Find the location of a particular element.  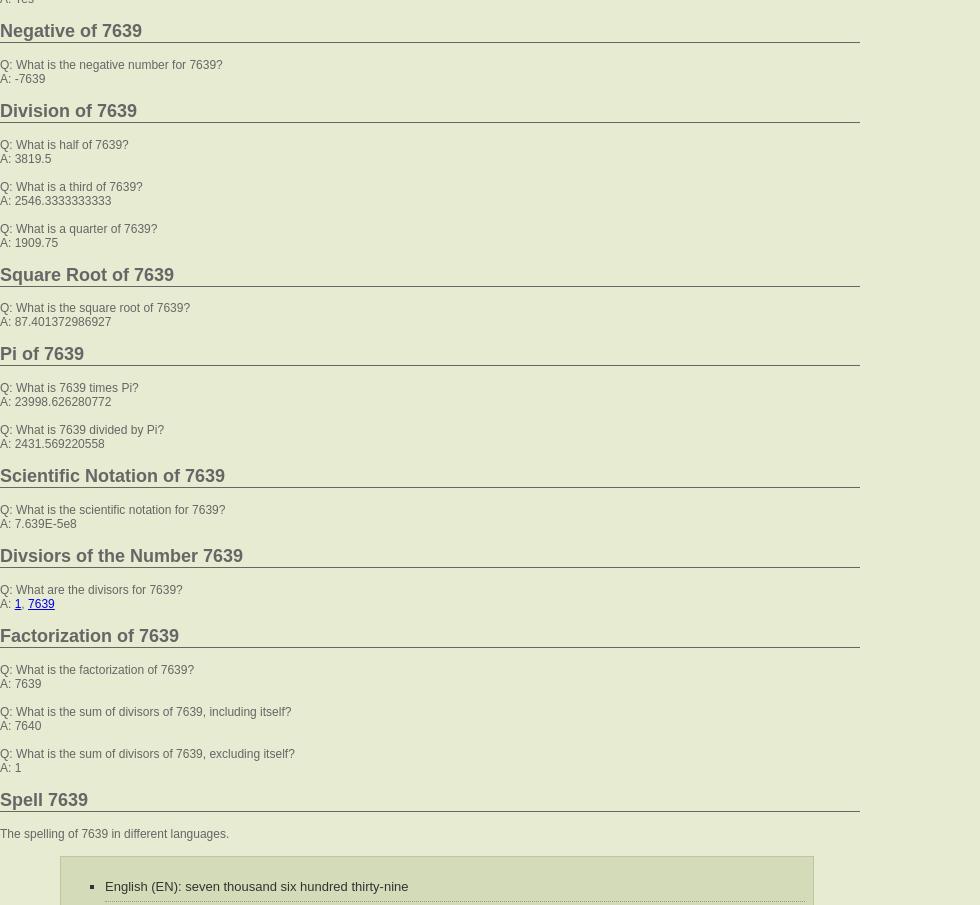

'Q: What are the divisors for 7639?' is located at coordinates (91, 589).